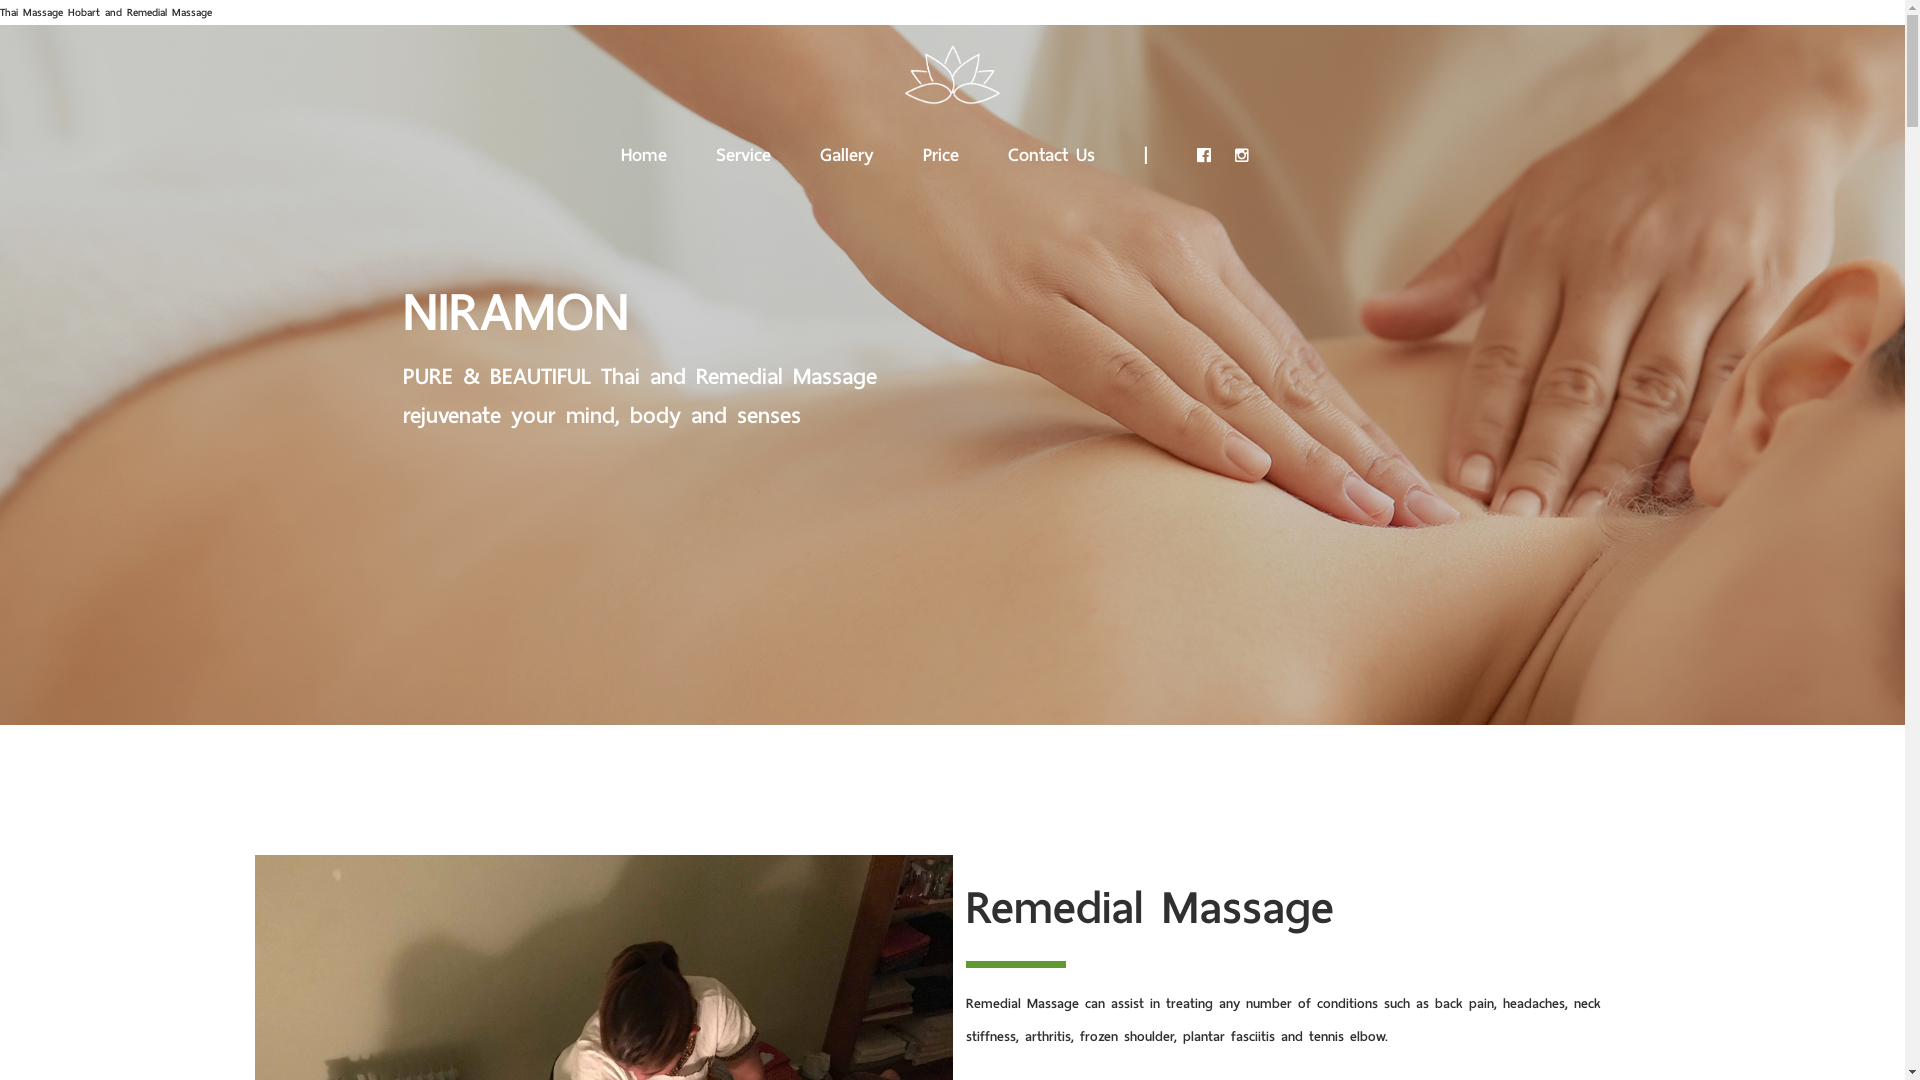  I want to click on 'Contact Us', so click(1050, 149).